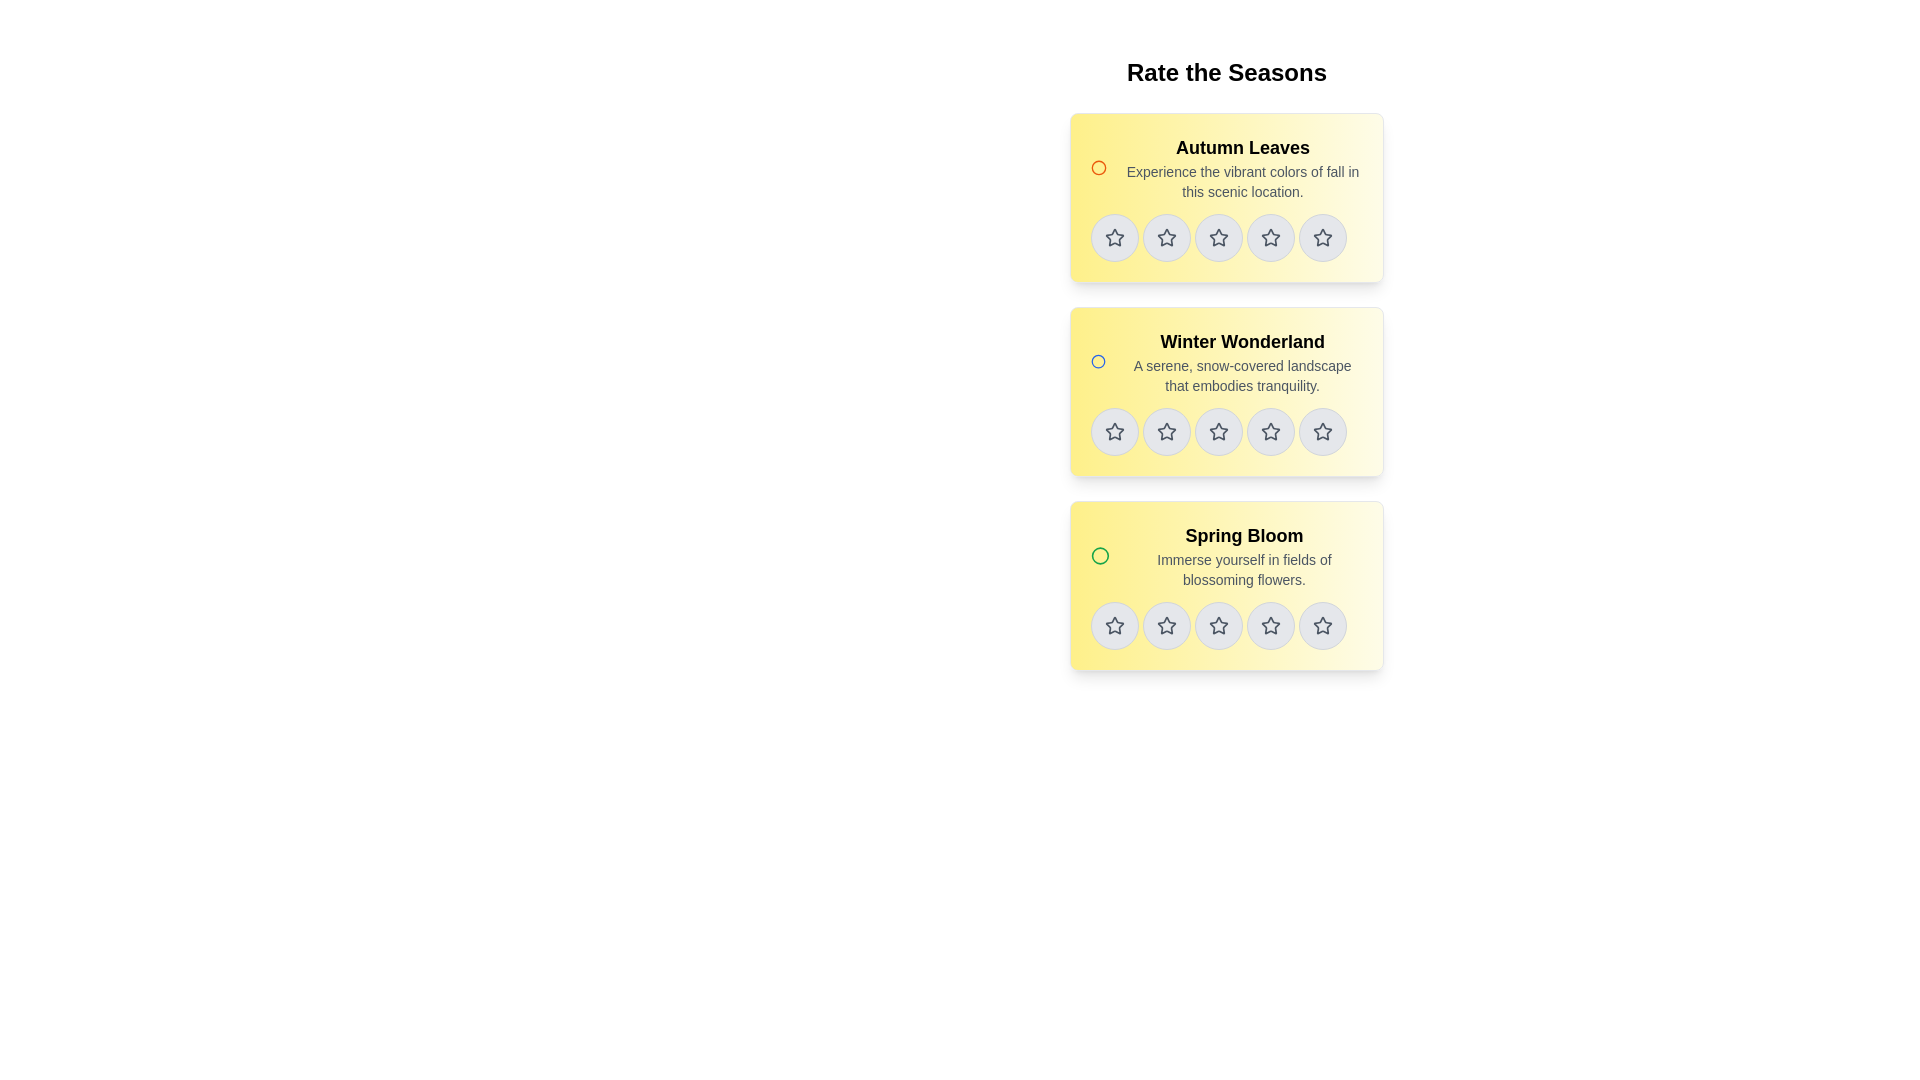  Describe the element at coordinates (1218, 237) in the screenshot. I see `the 3-star rating button for the 'Autumn Leaves' card in the 'Rate the Seasons' section` at that location.